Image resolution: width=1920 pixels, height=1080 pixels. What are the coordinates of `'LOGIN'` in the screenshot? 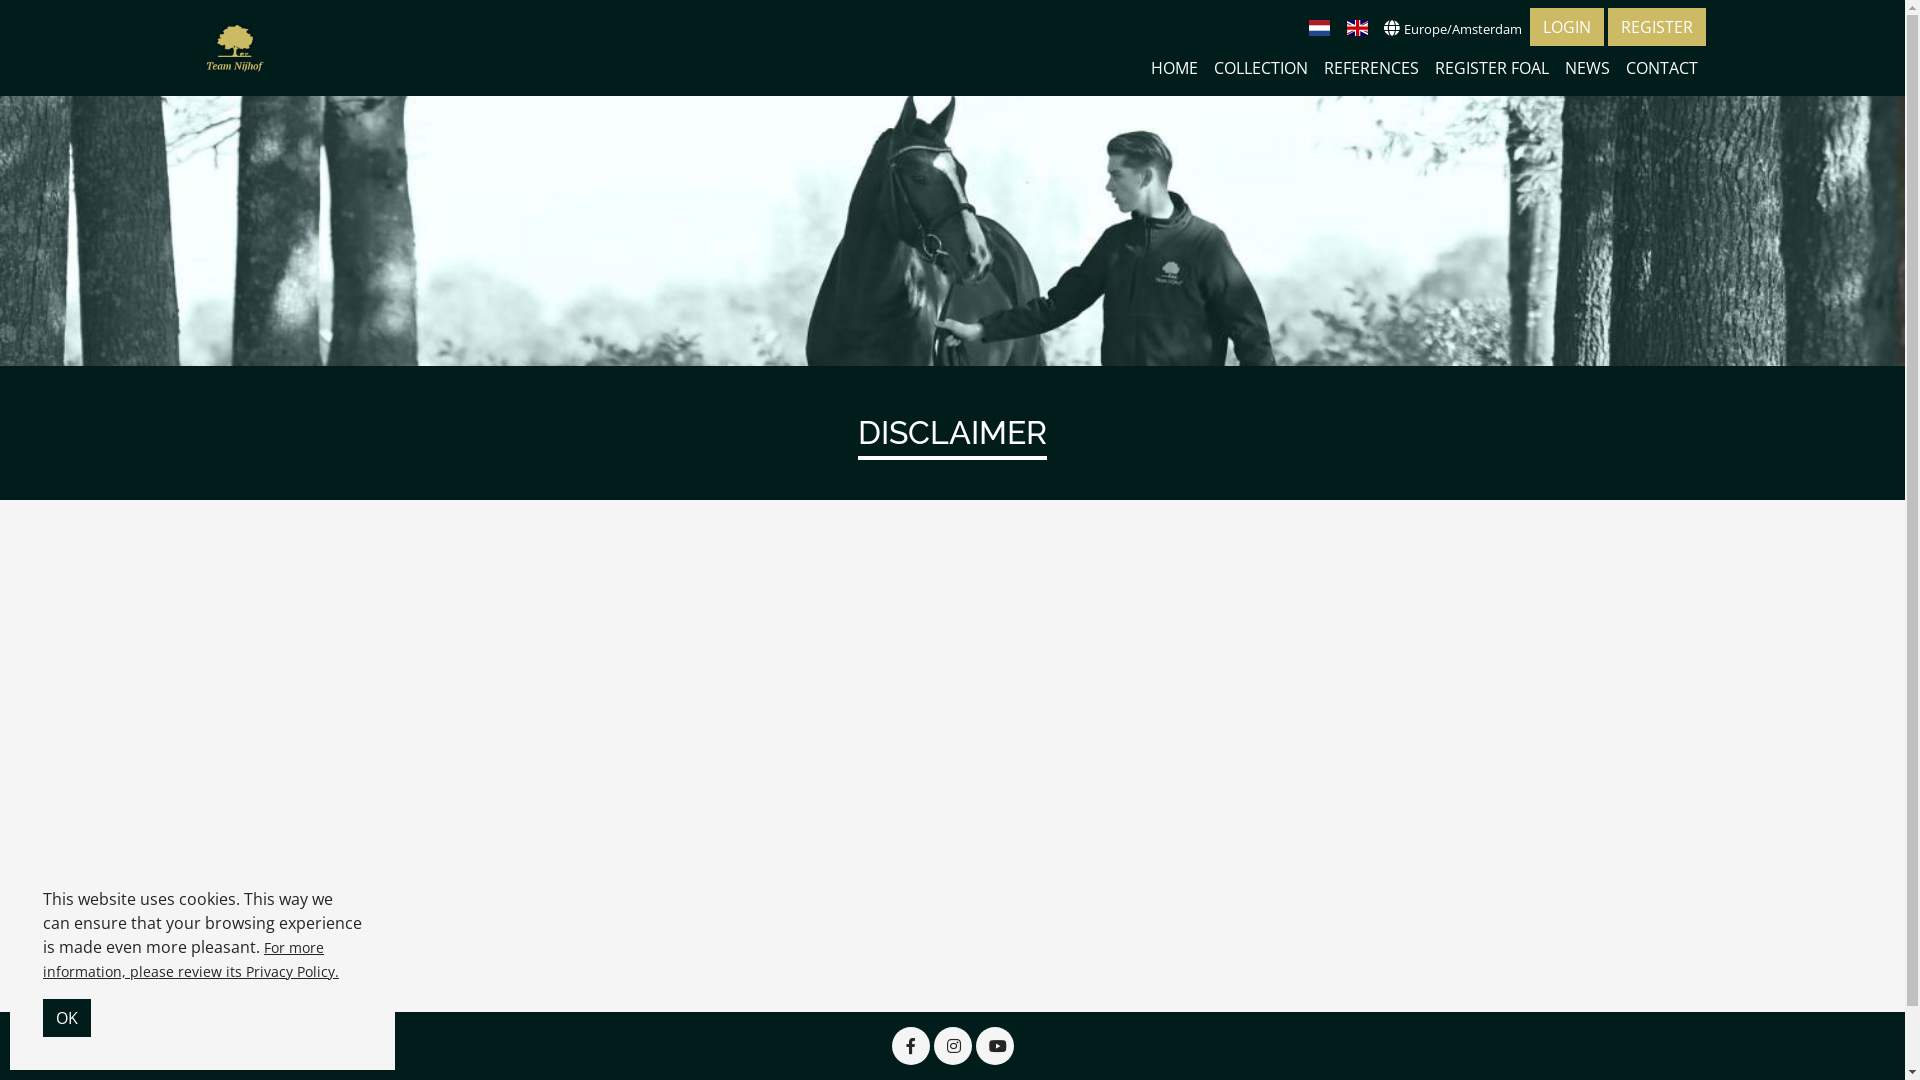 It's located at (1565, 27).